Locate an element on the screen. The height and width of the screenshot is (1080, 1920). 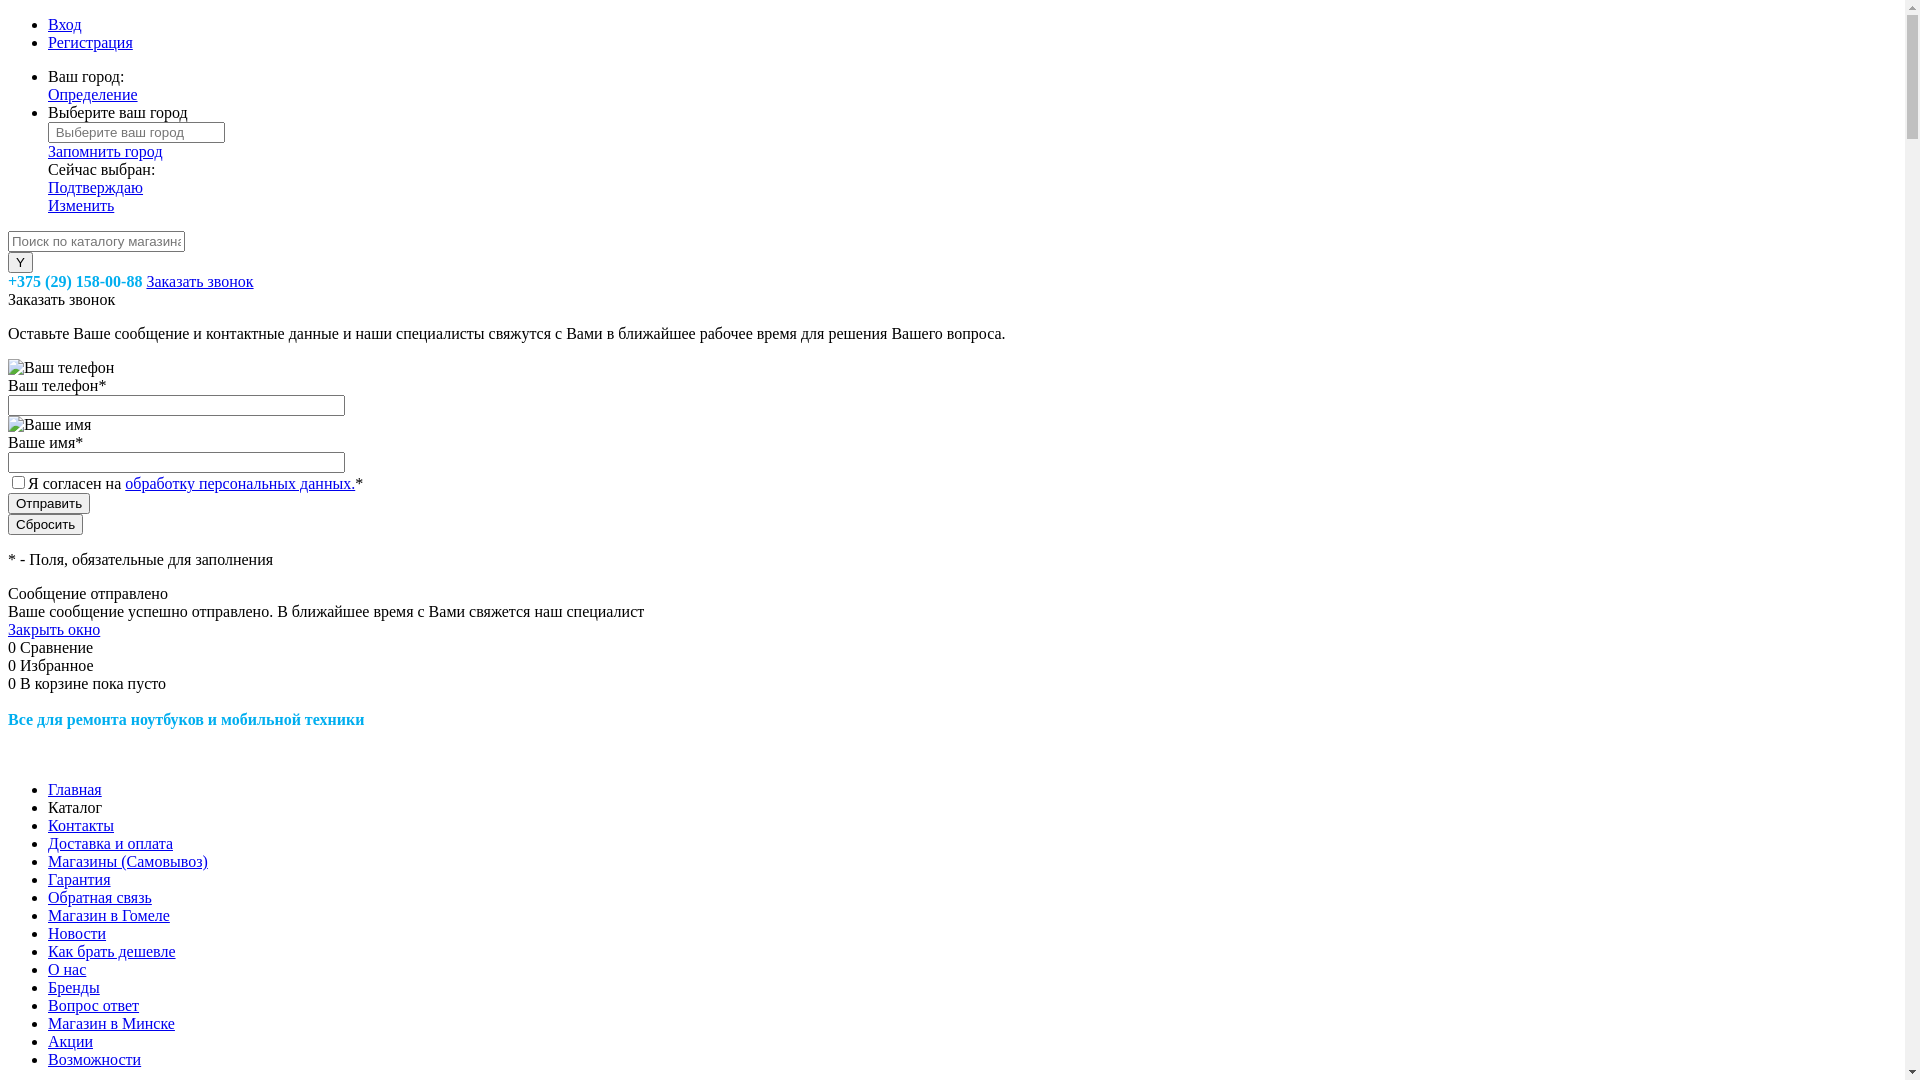
'0' is located at coordinates (14, 647).